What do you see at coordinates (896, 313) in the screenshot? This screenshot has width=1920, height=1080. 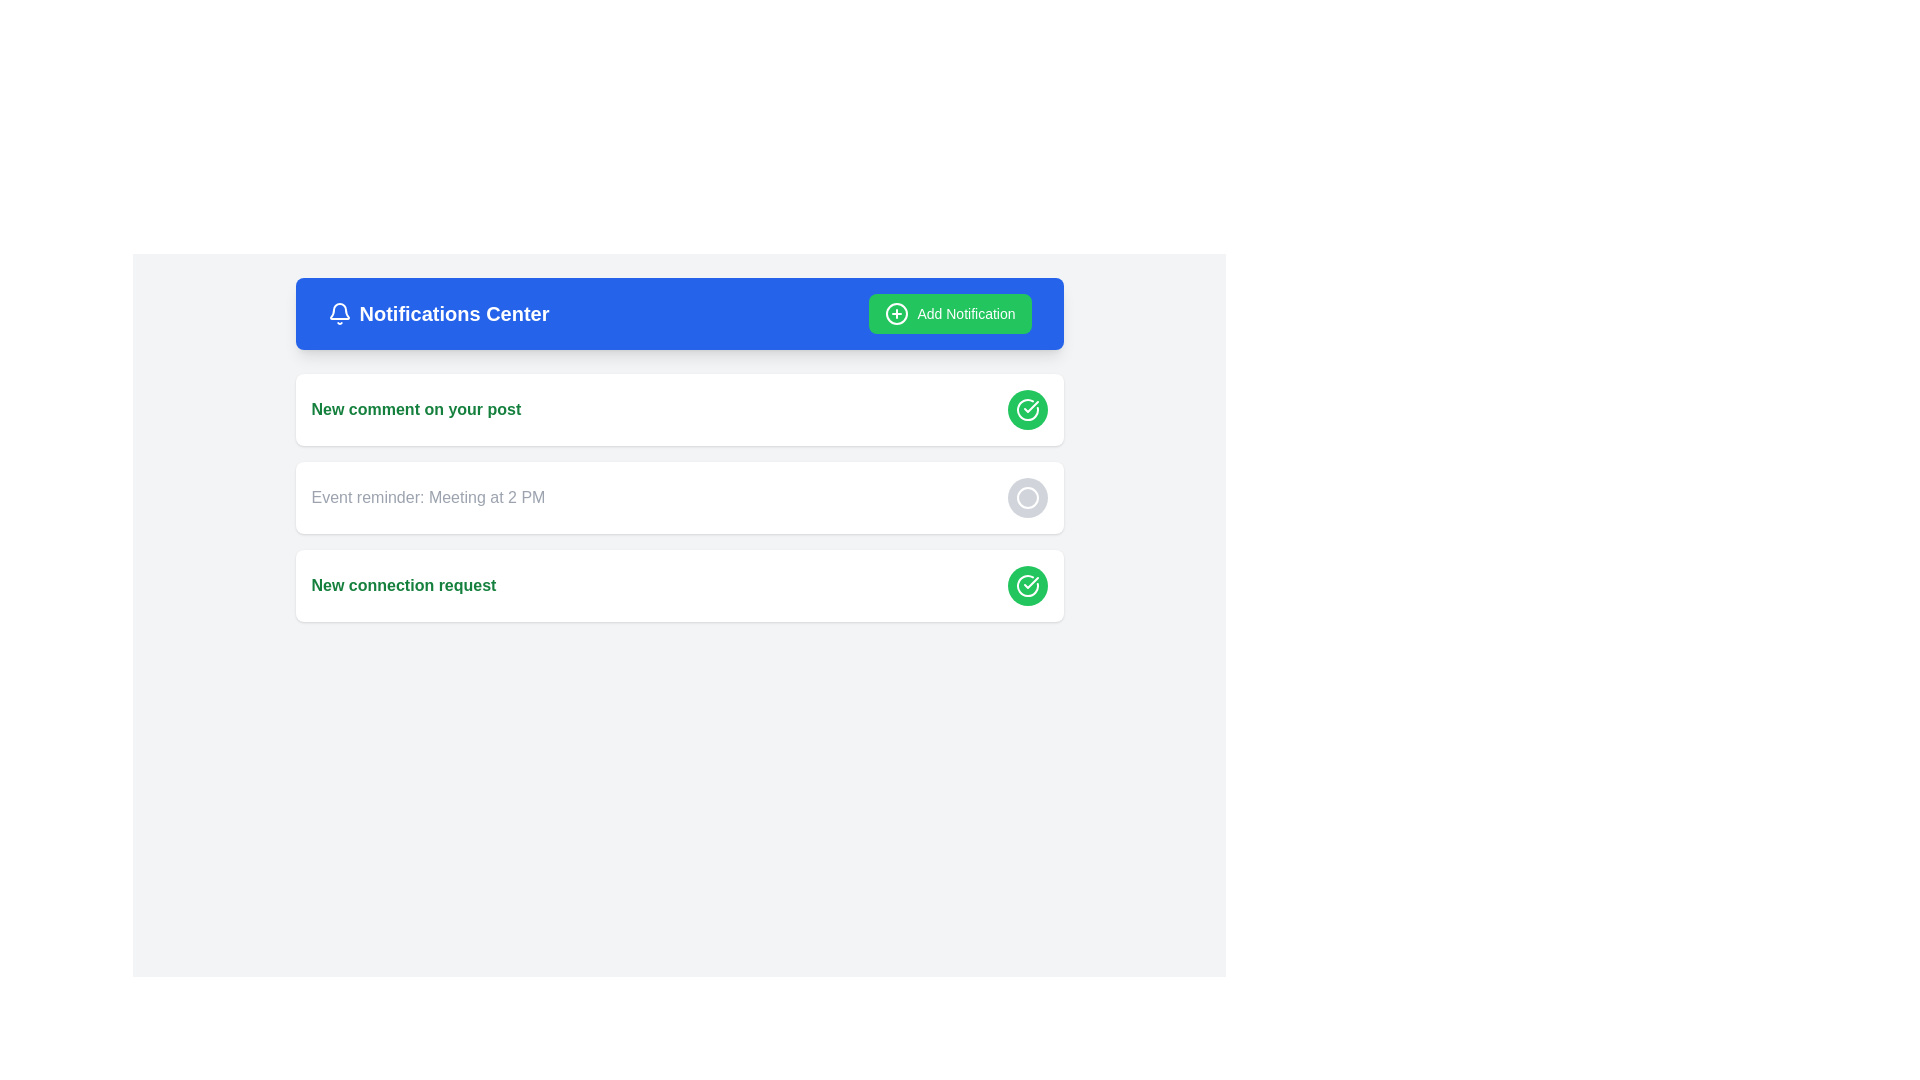 I see `the small circular icon with a plus sign in the middle, located on the left side of the 'Add Notification' button in the upper-right corner of the user interface` at bounding box center [896, 313].